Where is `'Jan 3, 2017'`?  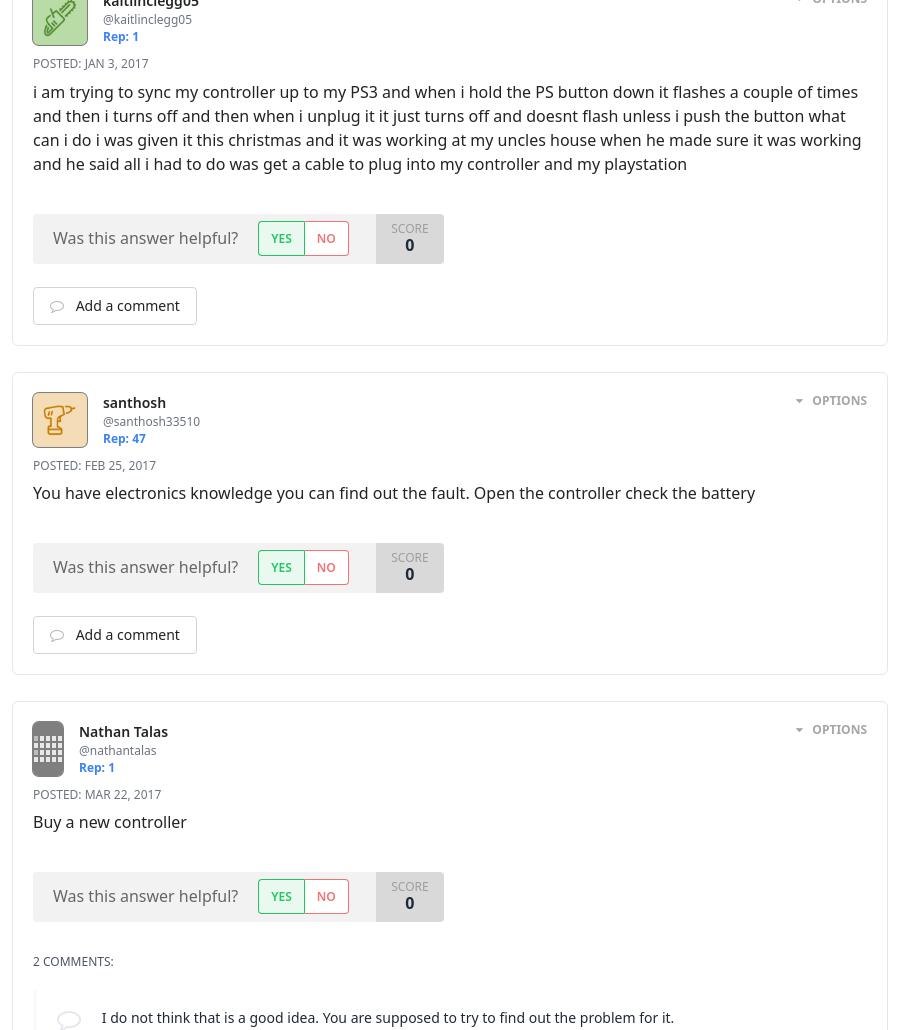
'Jan 3, 2017' is located at coordinates (82, 63).